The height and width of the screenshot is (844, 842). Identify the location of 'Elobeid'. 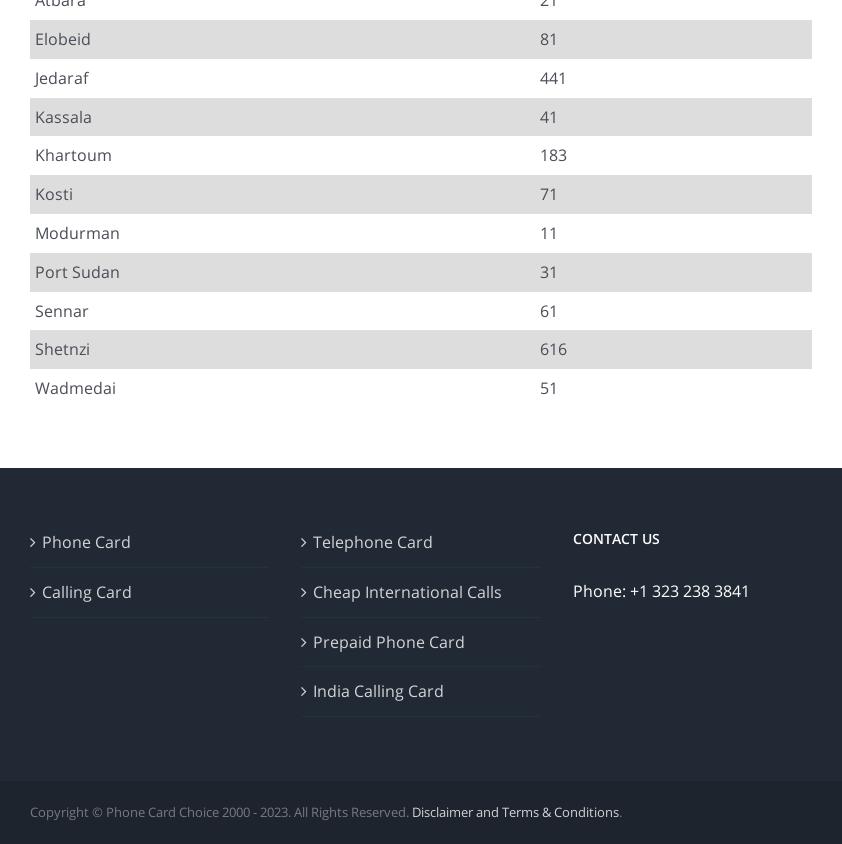
(61, 37).